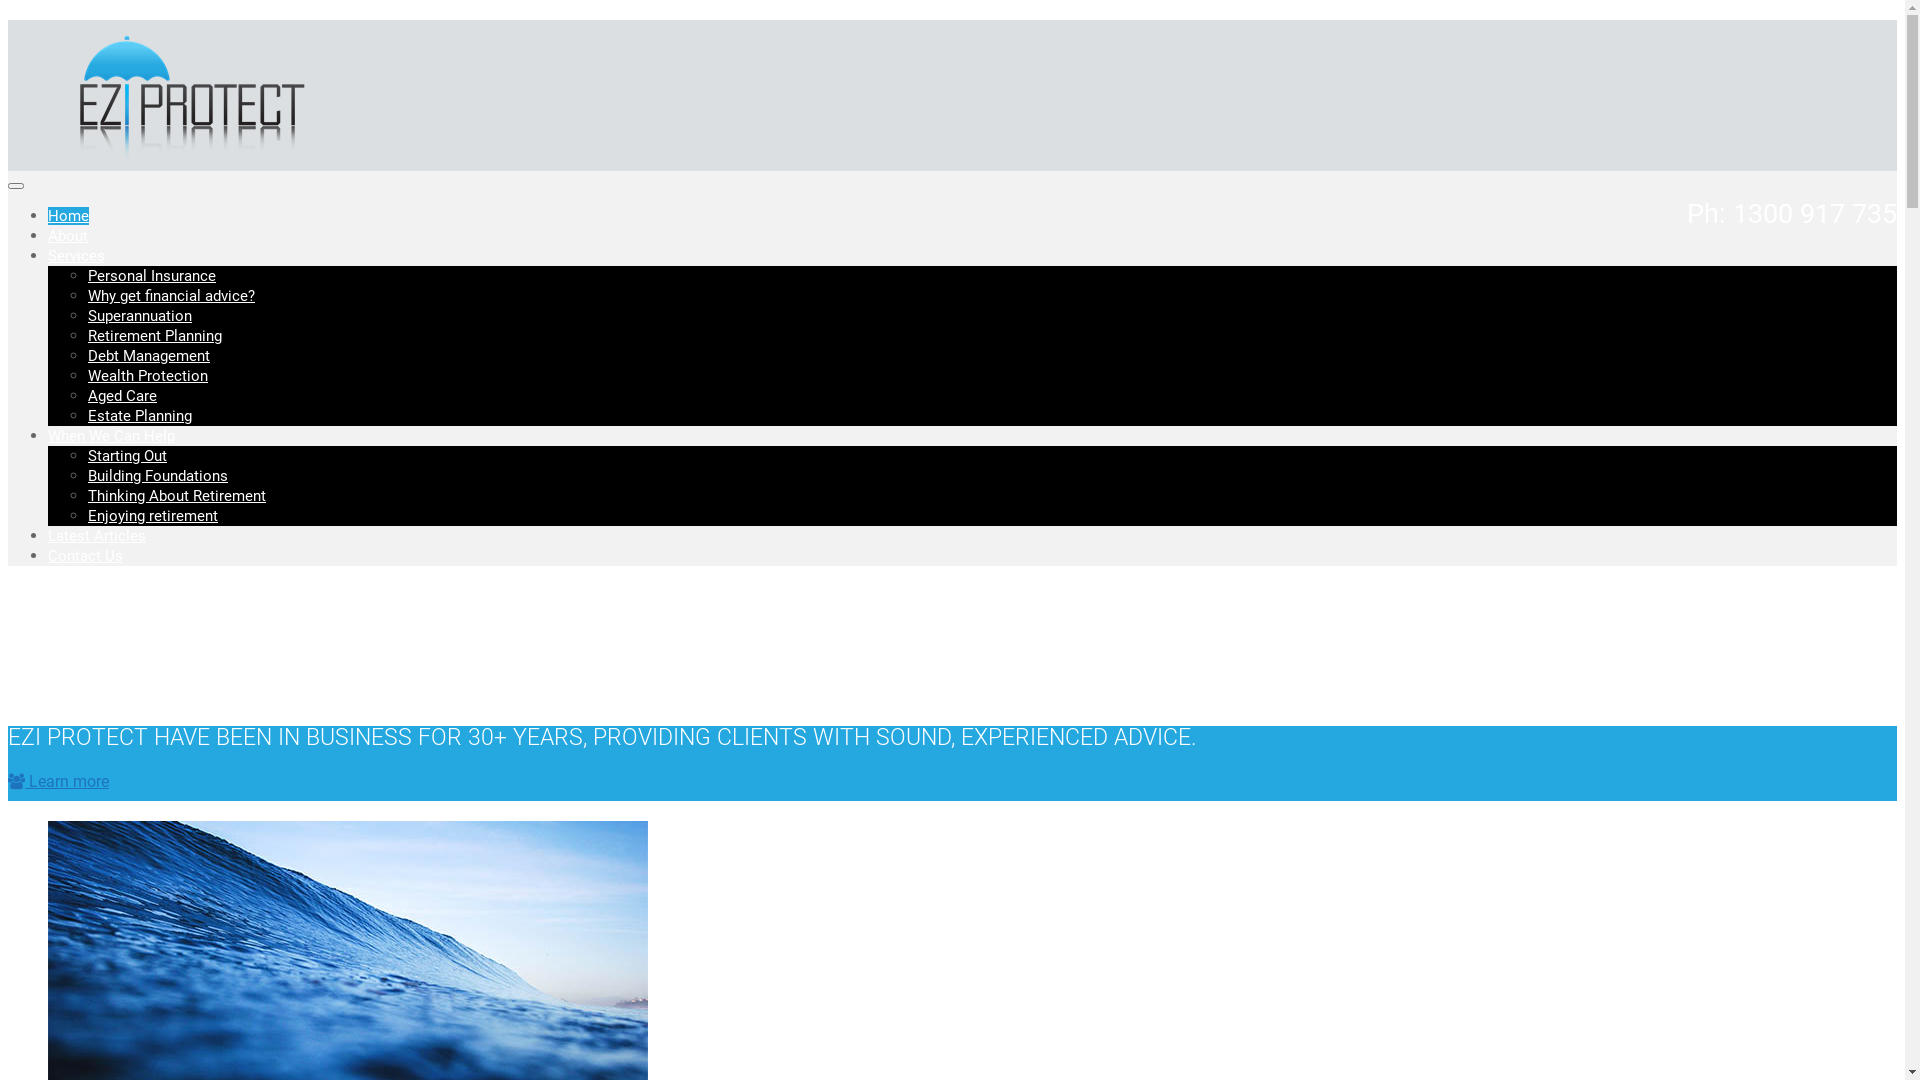  Describe the element at coordinates (68, 216) in the screenshot. I see `'Home'` at that location.